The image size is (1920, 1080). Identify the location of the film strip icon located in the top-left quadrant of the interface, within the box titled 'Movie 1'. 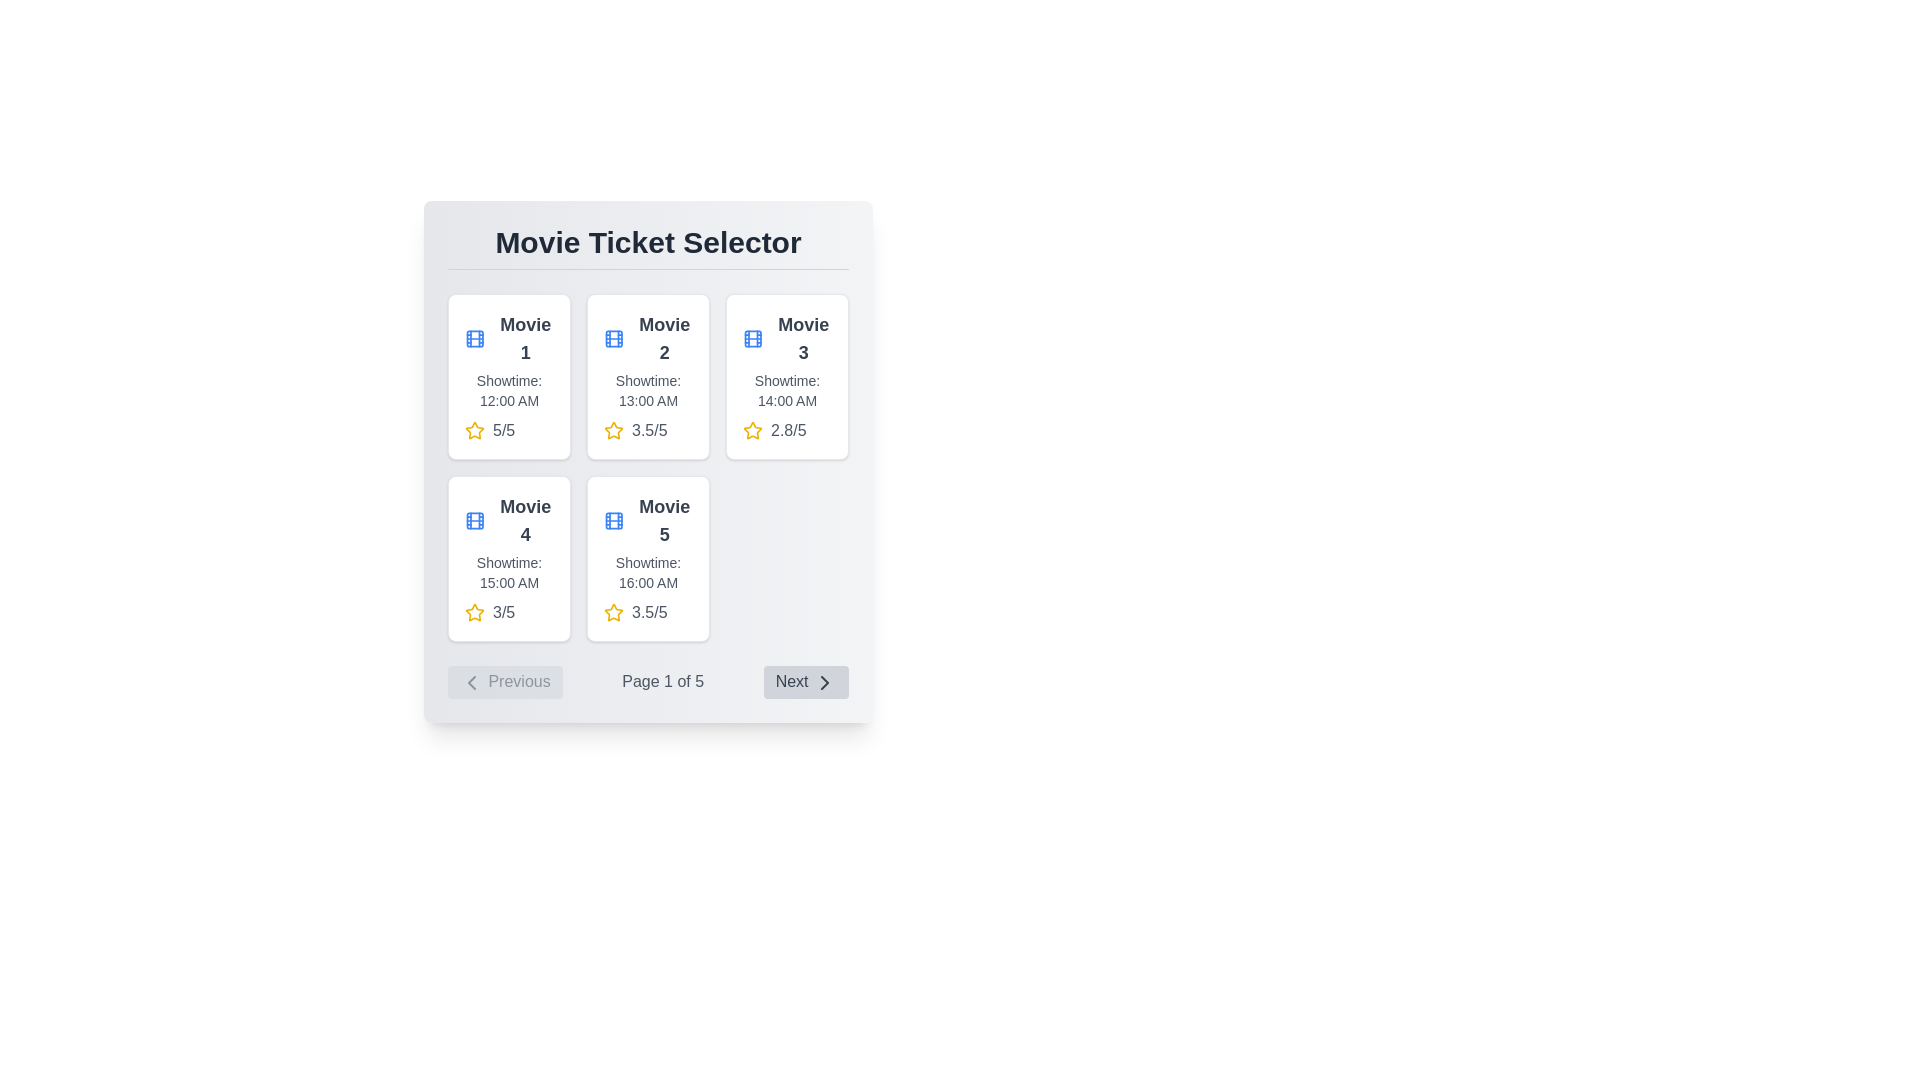
(474, 338).